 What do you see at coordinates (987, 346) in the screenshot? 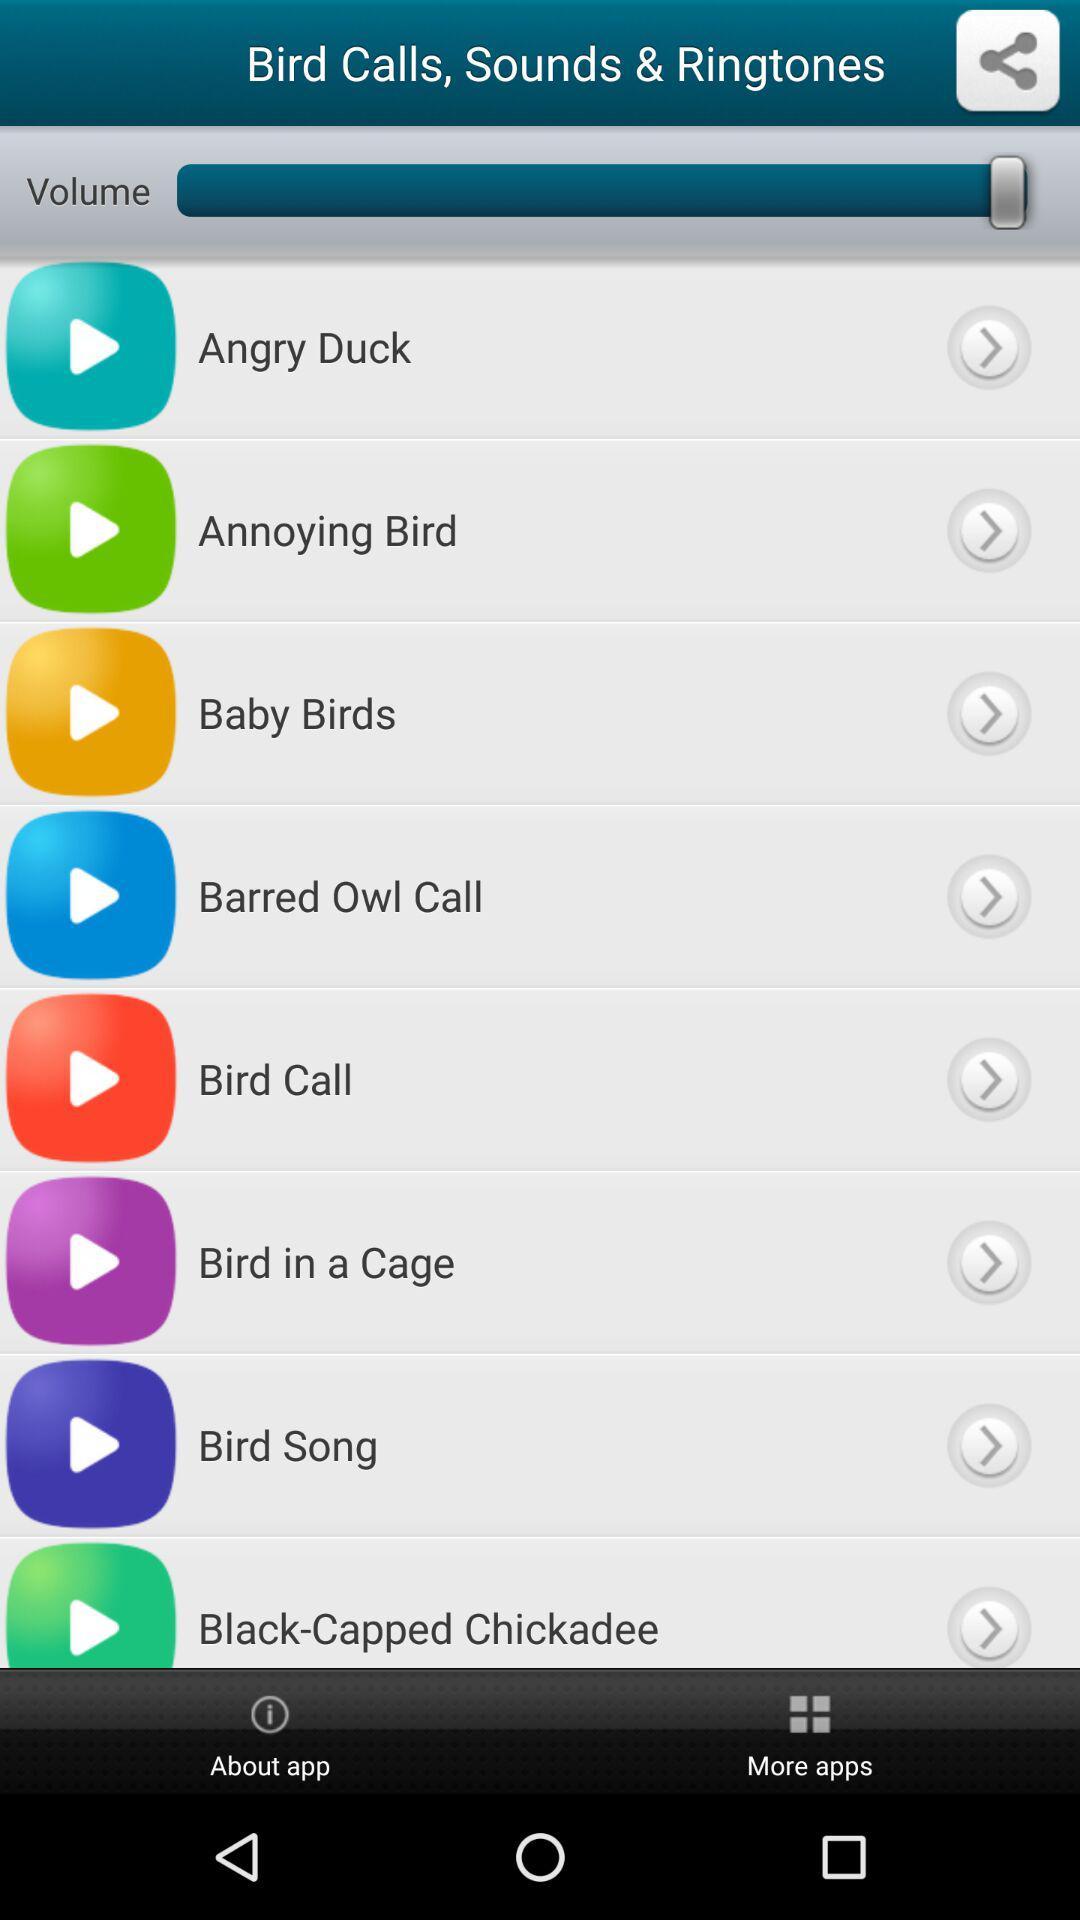
I see `next page` at bounding box center [987, 346].